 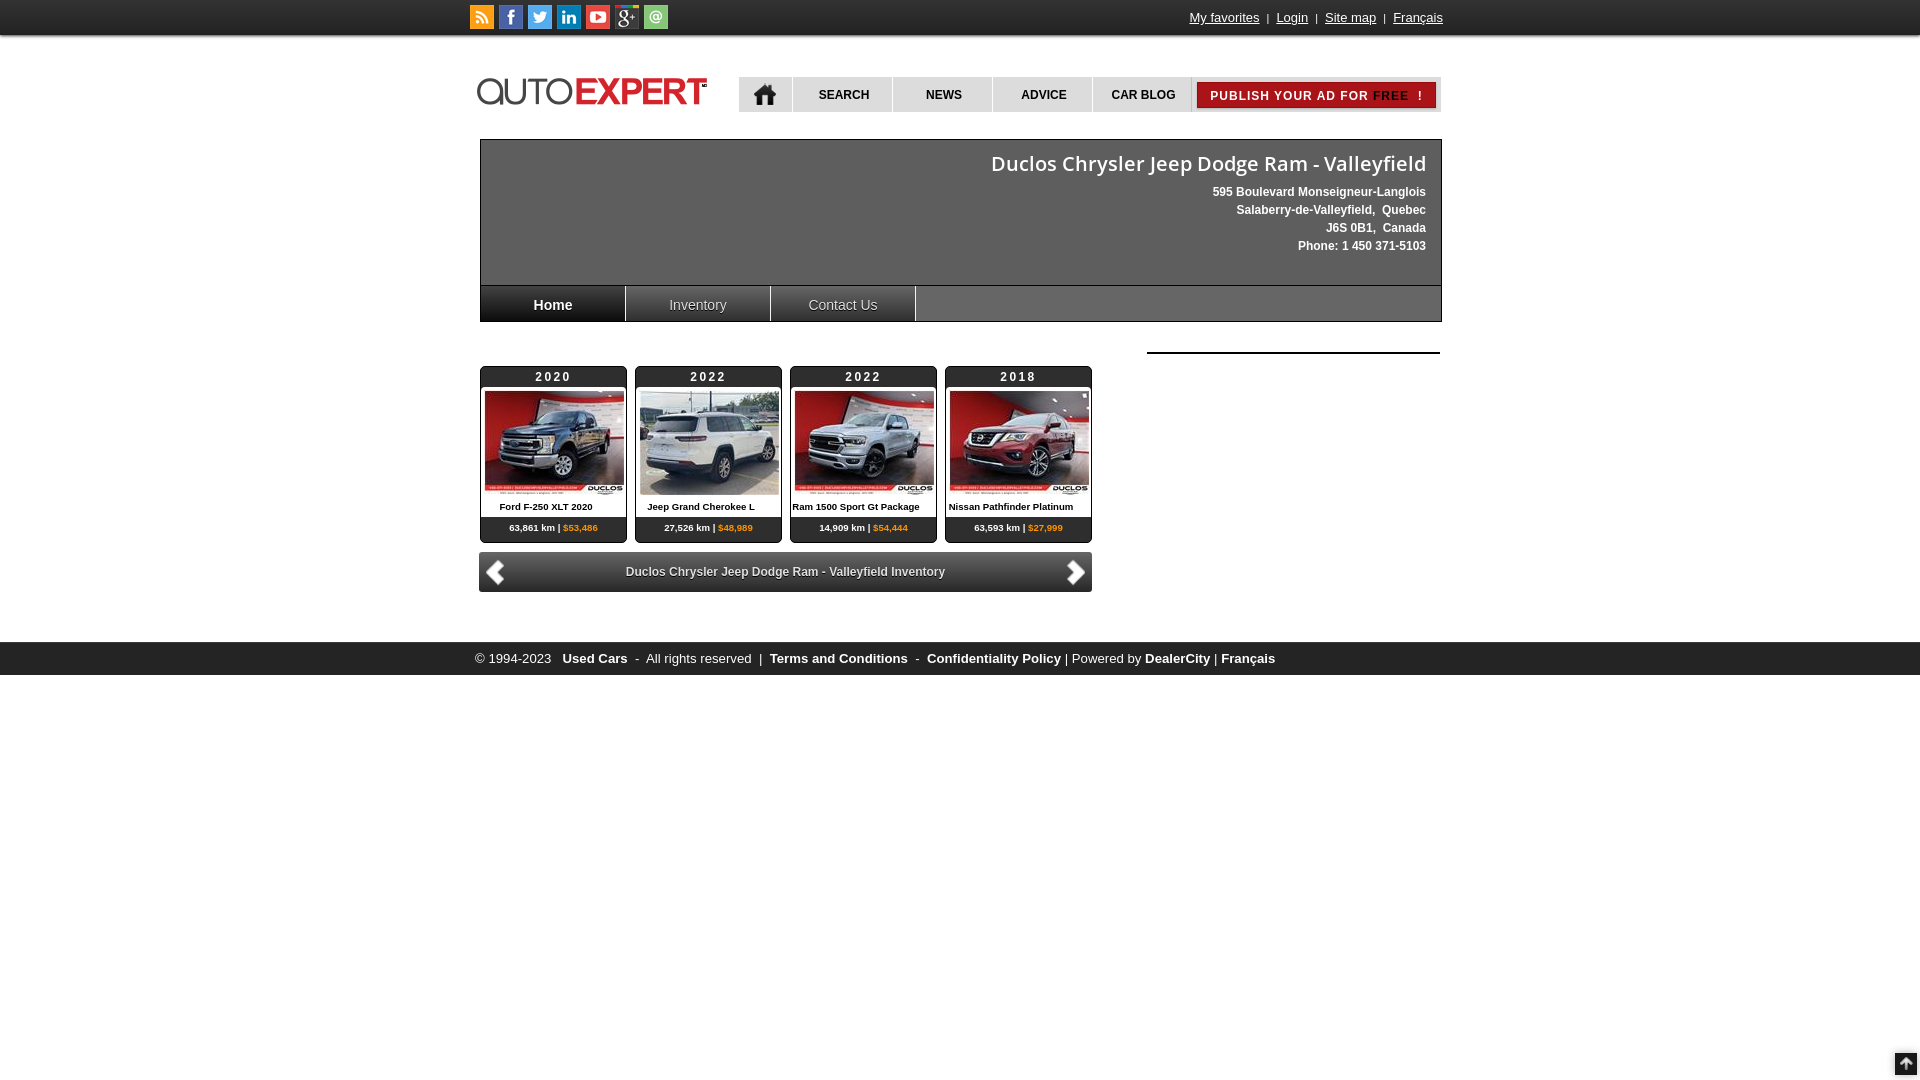 What do you see at coordinates (481, 24) in the screenshot?
I see `'Follow car news on autoExpert.ca'` at bounding box center [481, 24].